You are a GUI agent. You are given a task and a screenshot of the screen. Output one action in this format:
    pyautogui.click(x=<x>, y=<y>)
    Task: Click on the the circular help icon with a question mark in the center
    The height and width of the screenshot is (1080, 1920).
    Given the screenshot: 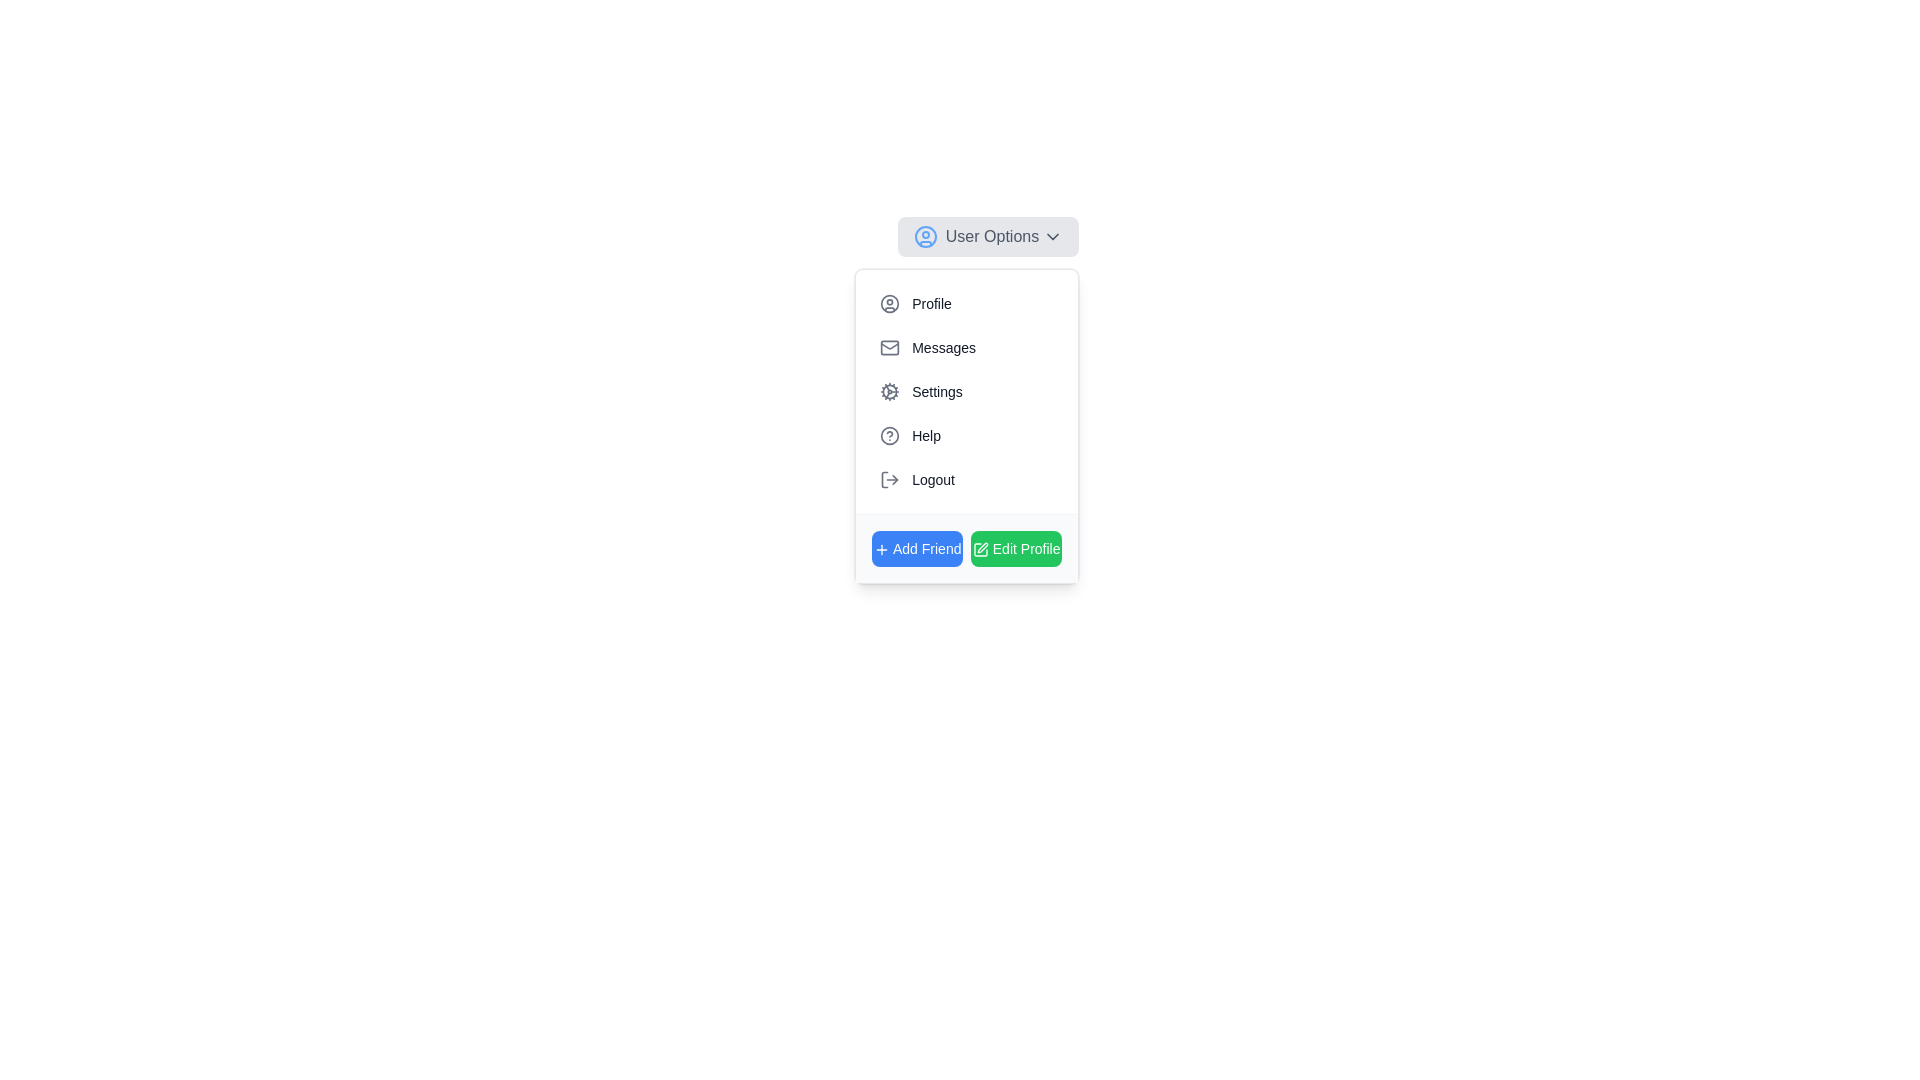 What is the action you would take?
    pyautogui.click(x=889, y=434)
    